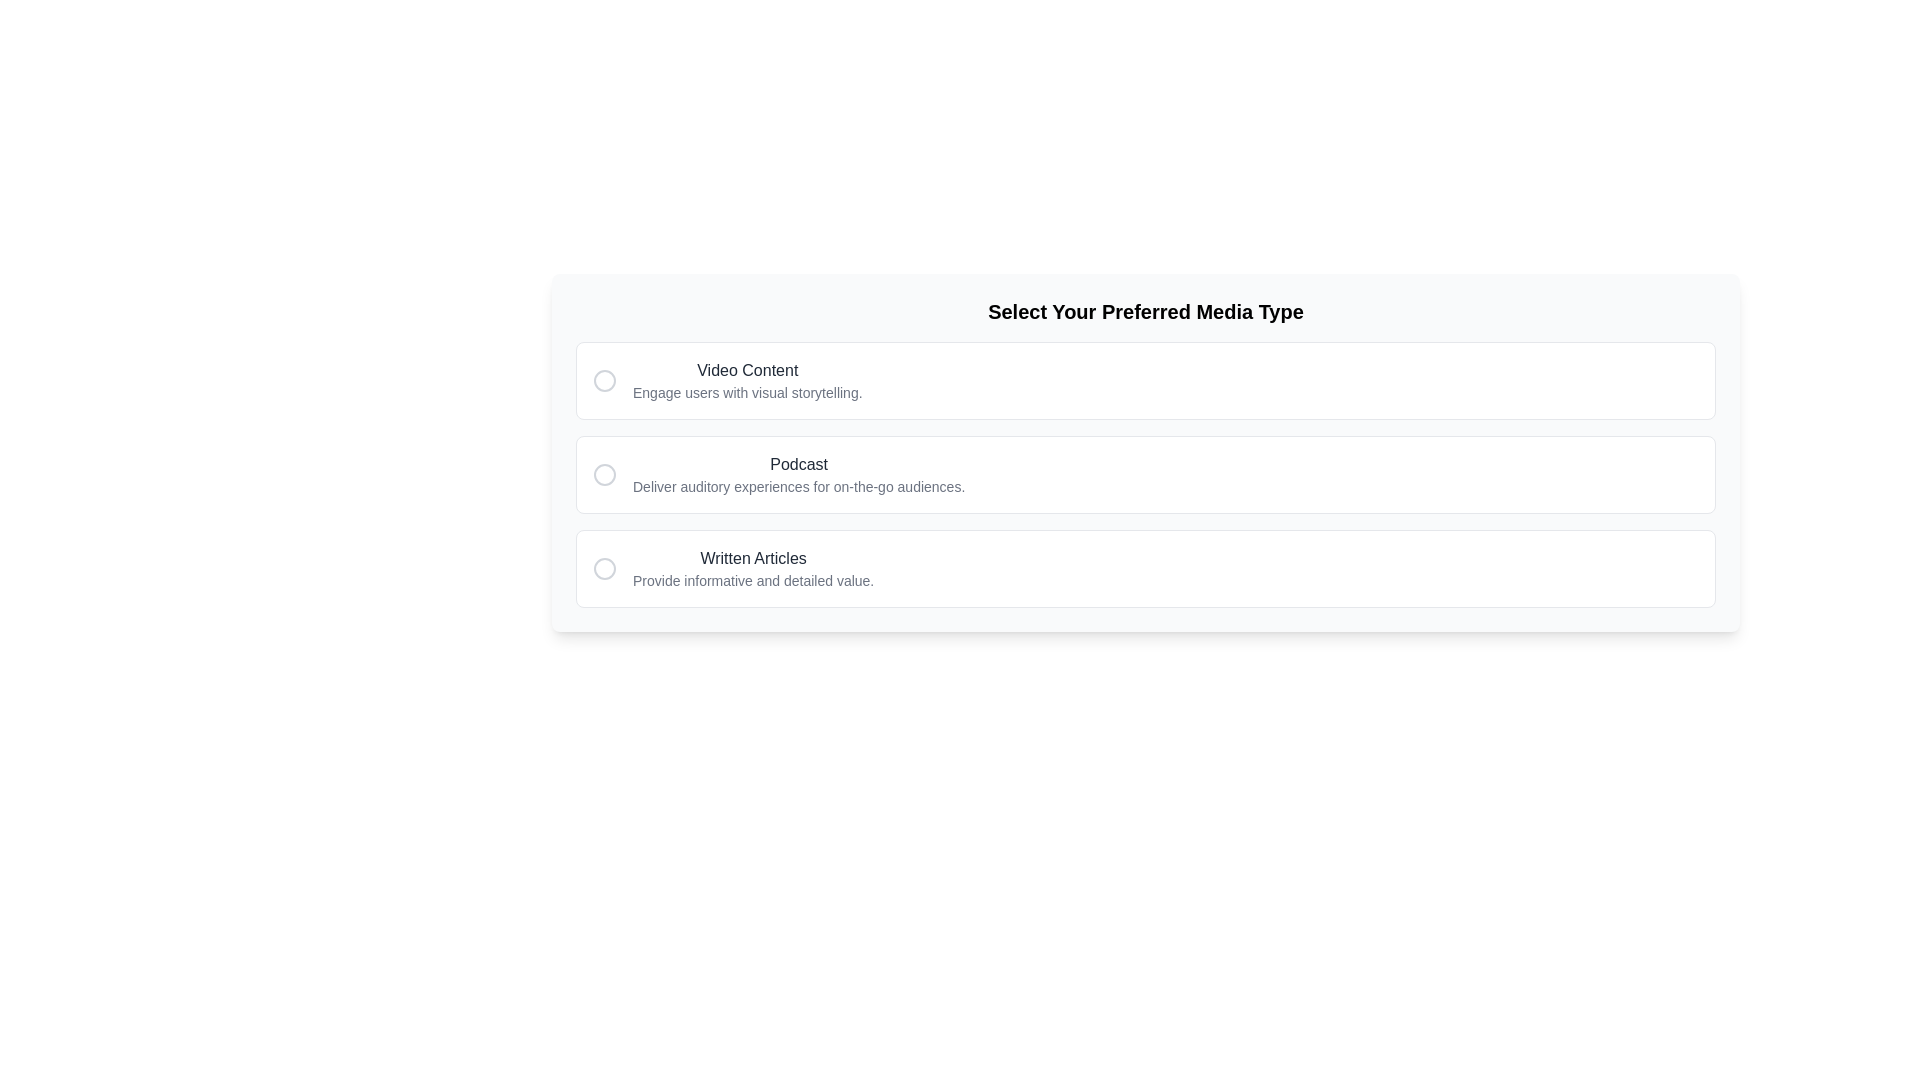 The width and height of the screenshot is (1920, 1080). I want to click on the 'Podcast' radio button, so click(603, 474).